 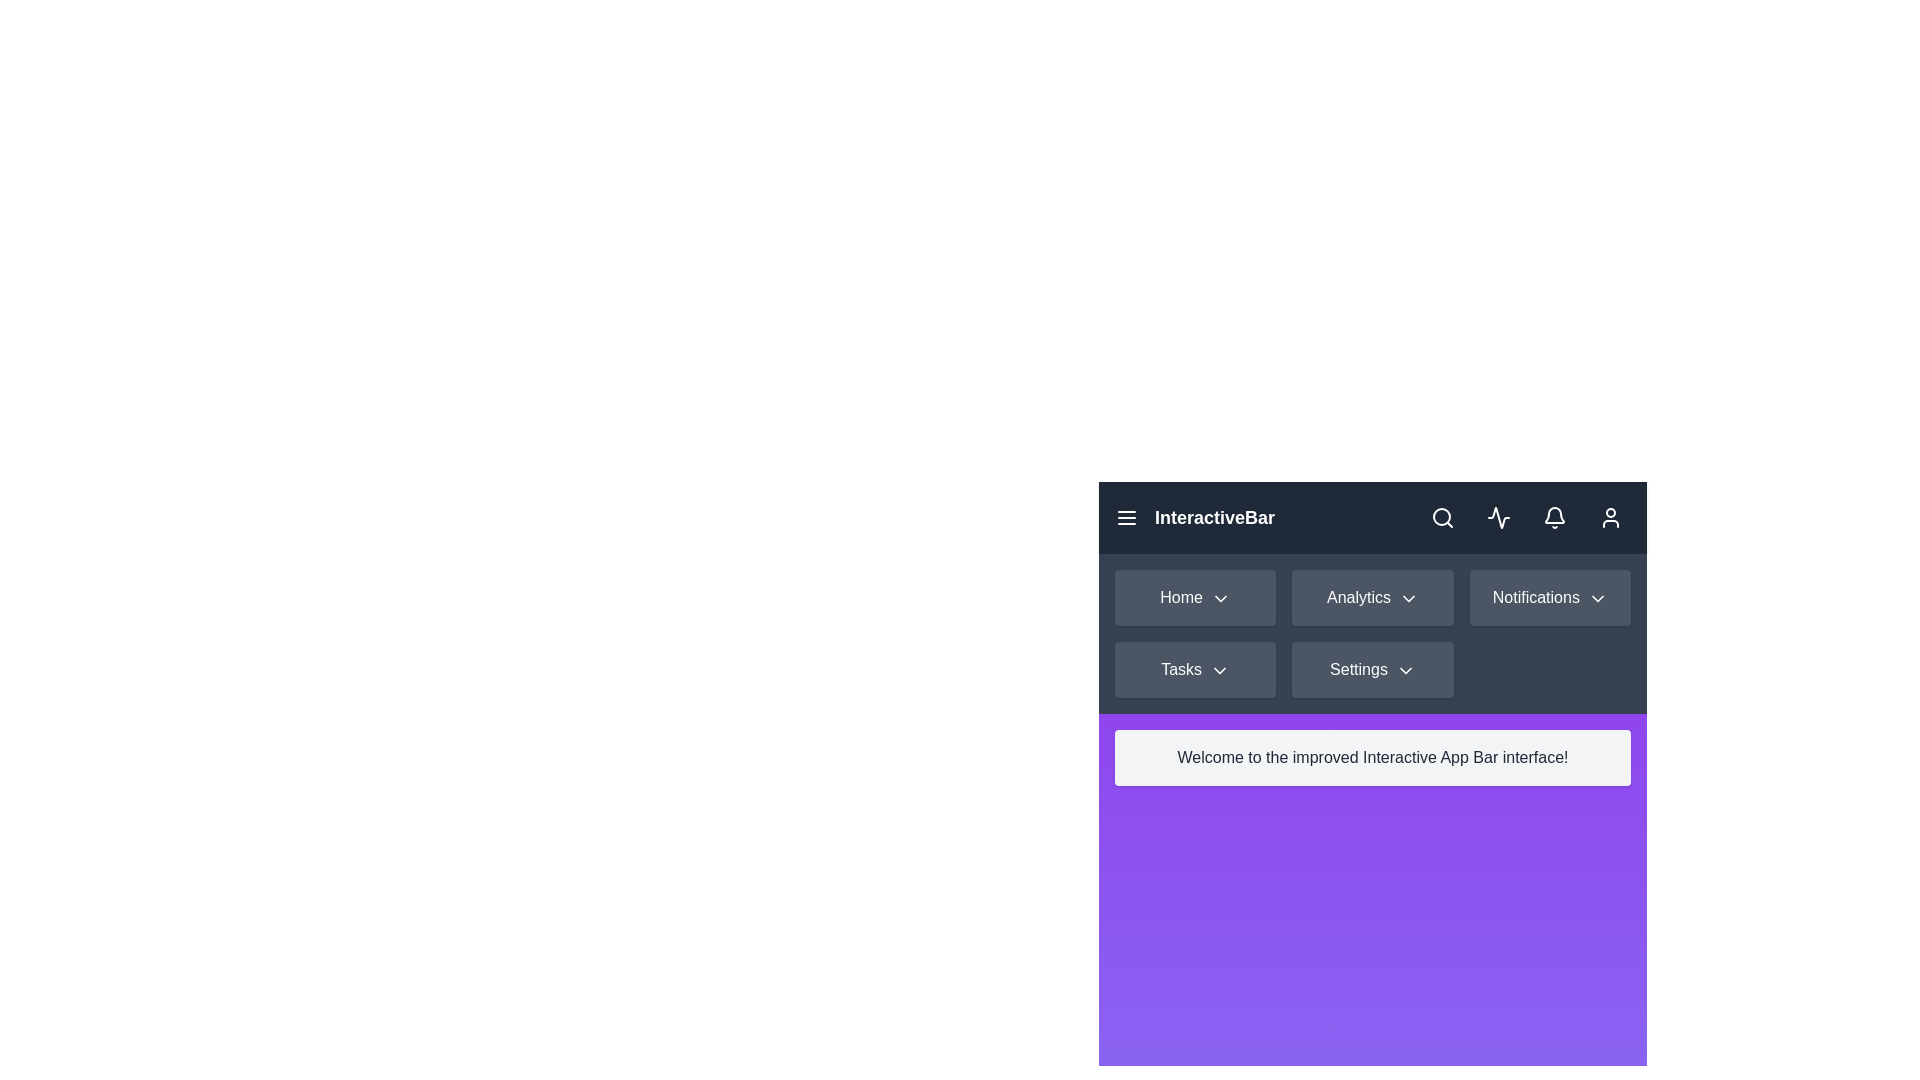 I want to click on the menu button to toggle the menu visibility, so click(x=1127, y=516).